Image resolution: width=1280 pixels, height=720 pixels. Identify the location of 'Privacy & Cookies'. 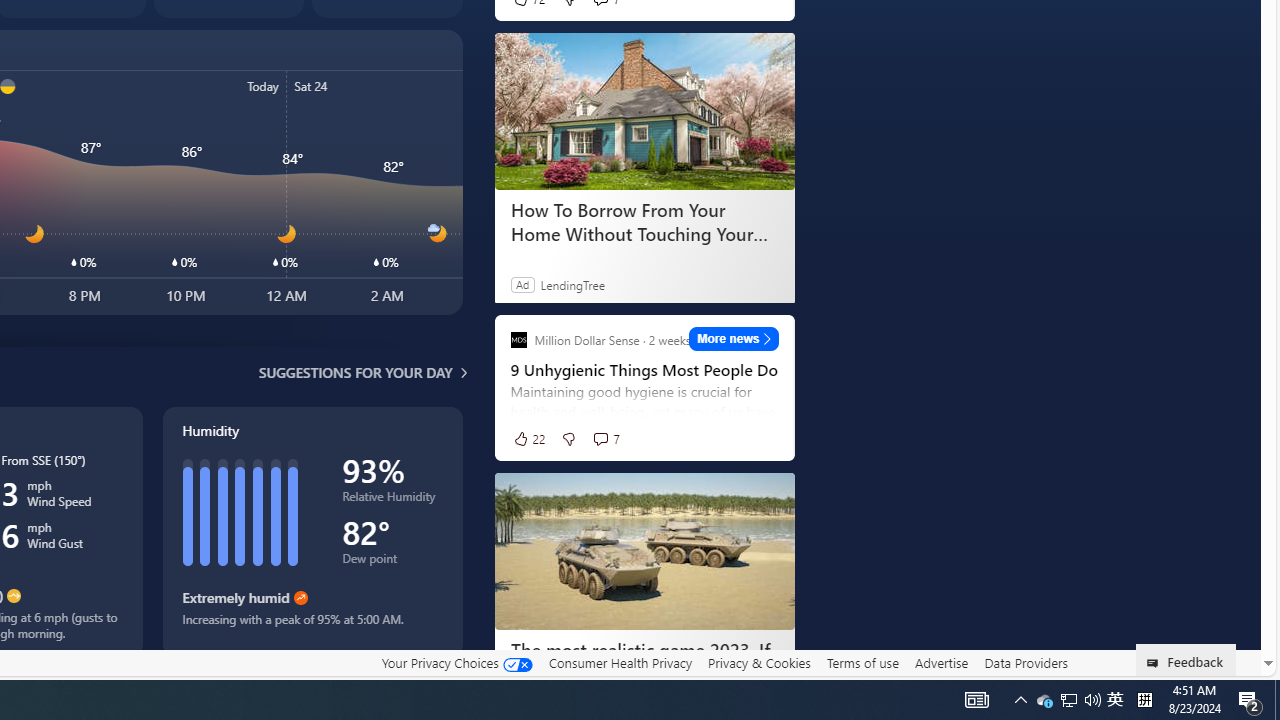
(758, 662).